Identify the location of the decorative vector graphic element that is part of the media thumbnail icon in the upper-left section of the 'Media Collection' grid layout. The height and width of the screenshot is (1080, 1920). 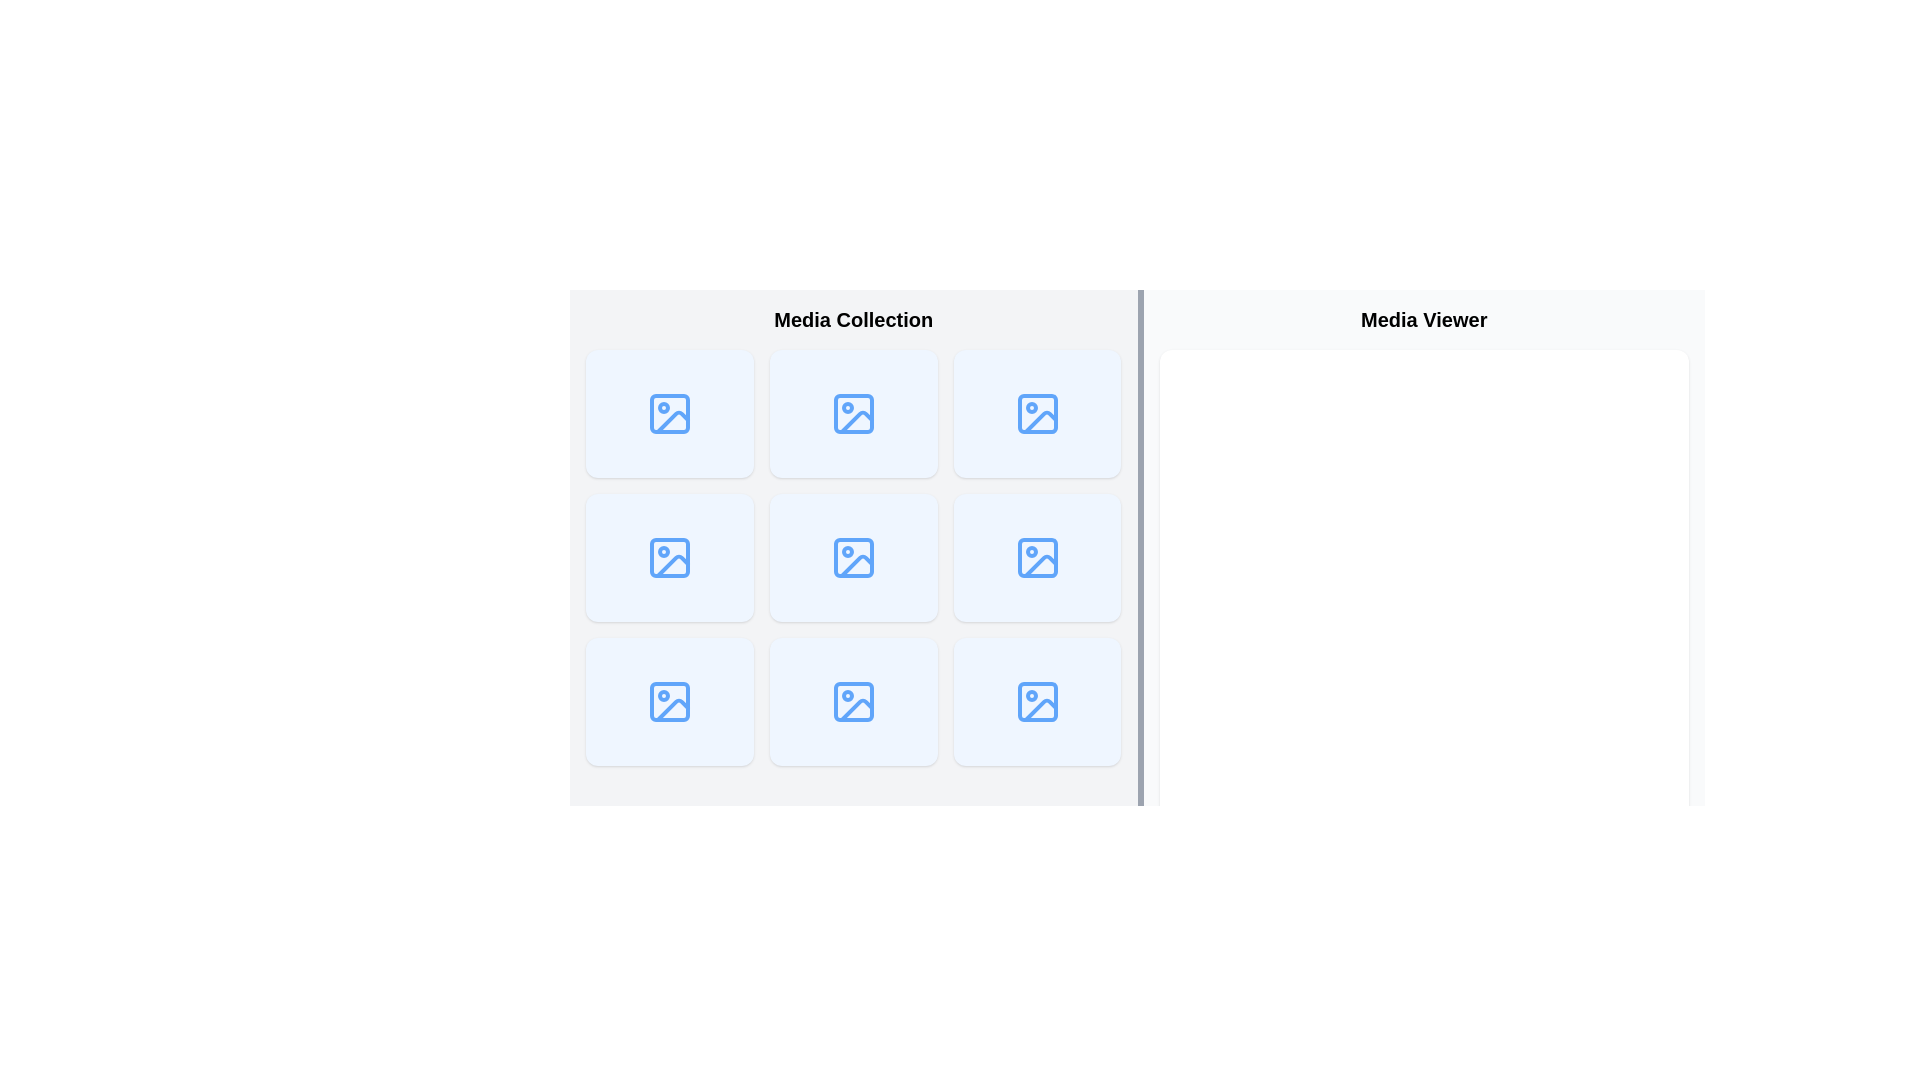
(669, 412).